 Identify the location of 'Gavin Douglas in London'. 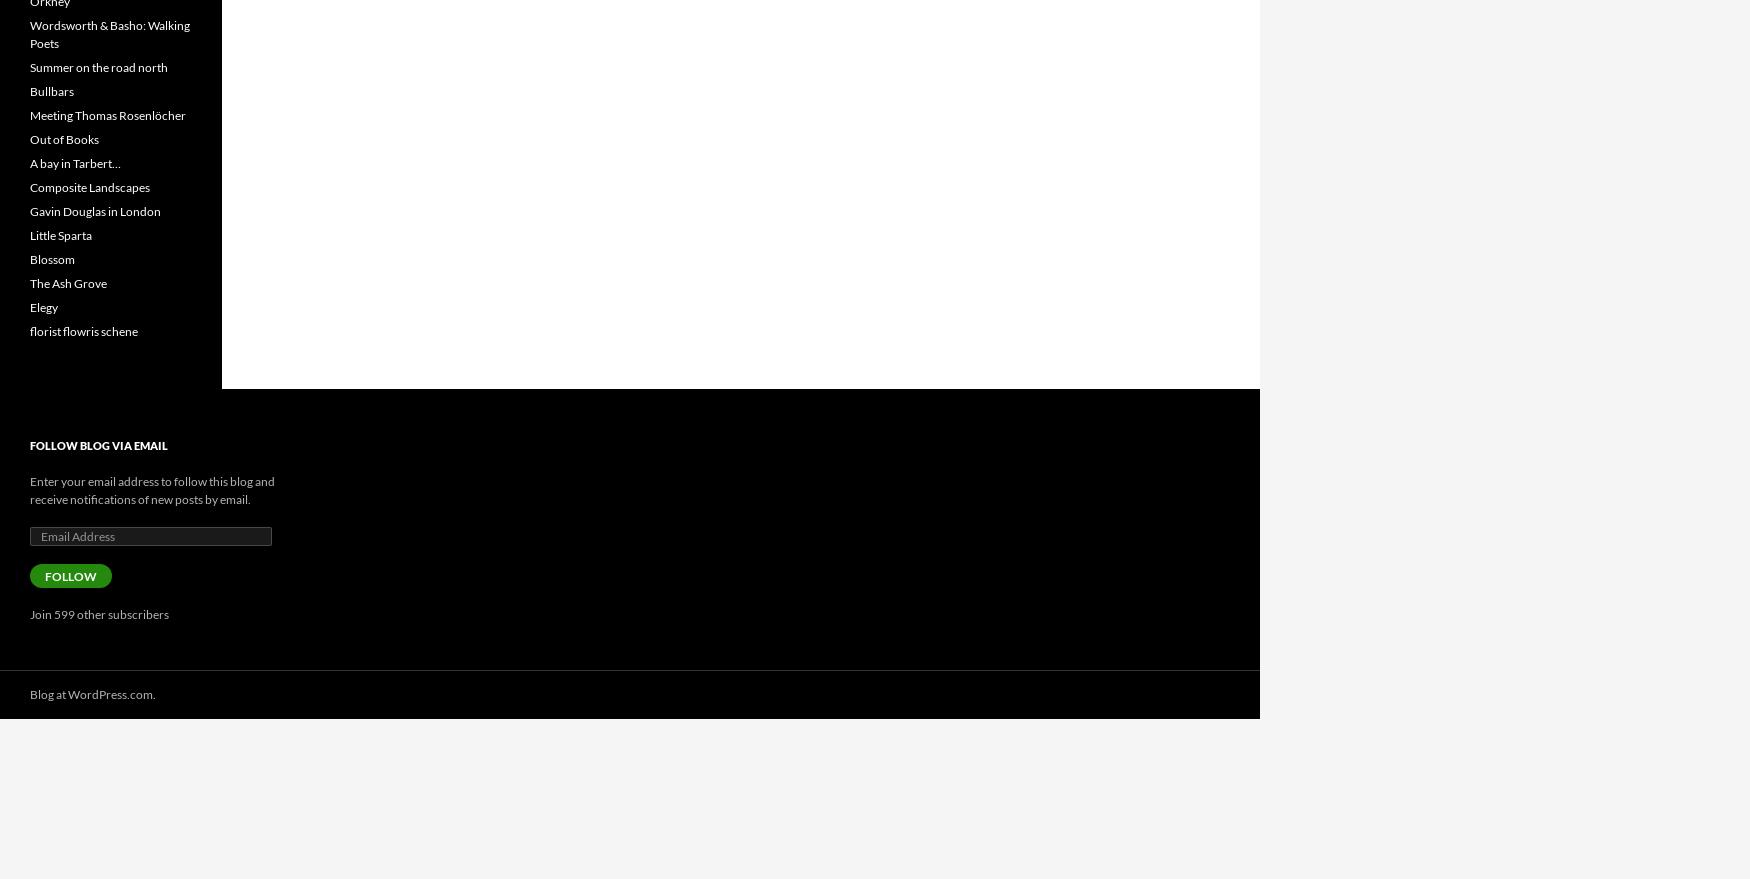
(95, 211).